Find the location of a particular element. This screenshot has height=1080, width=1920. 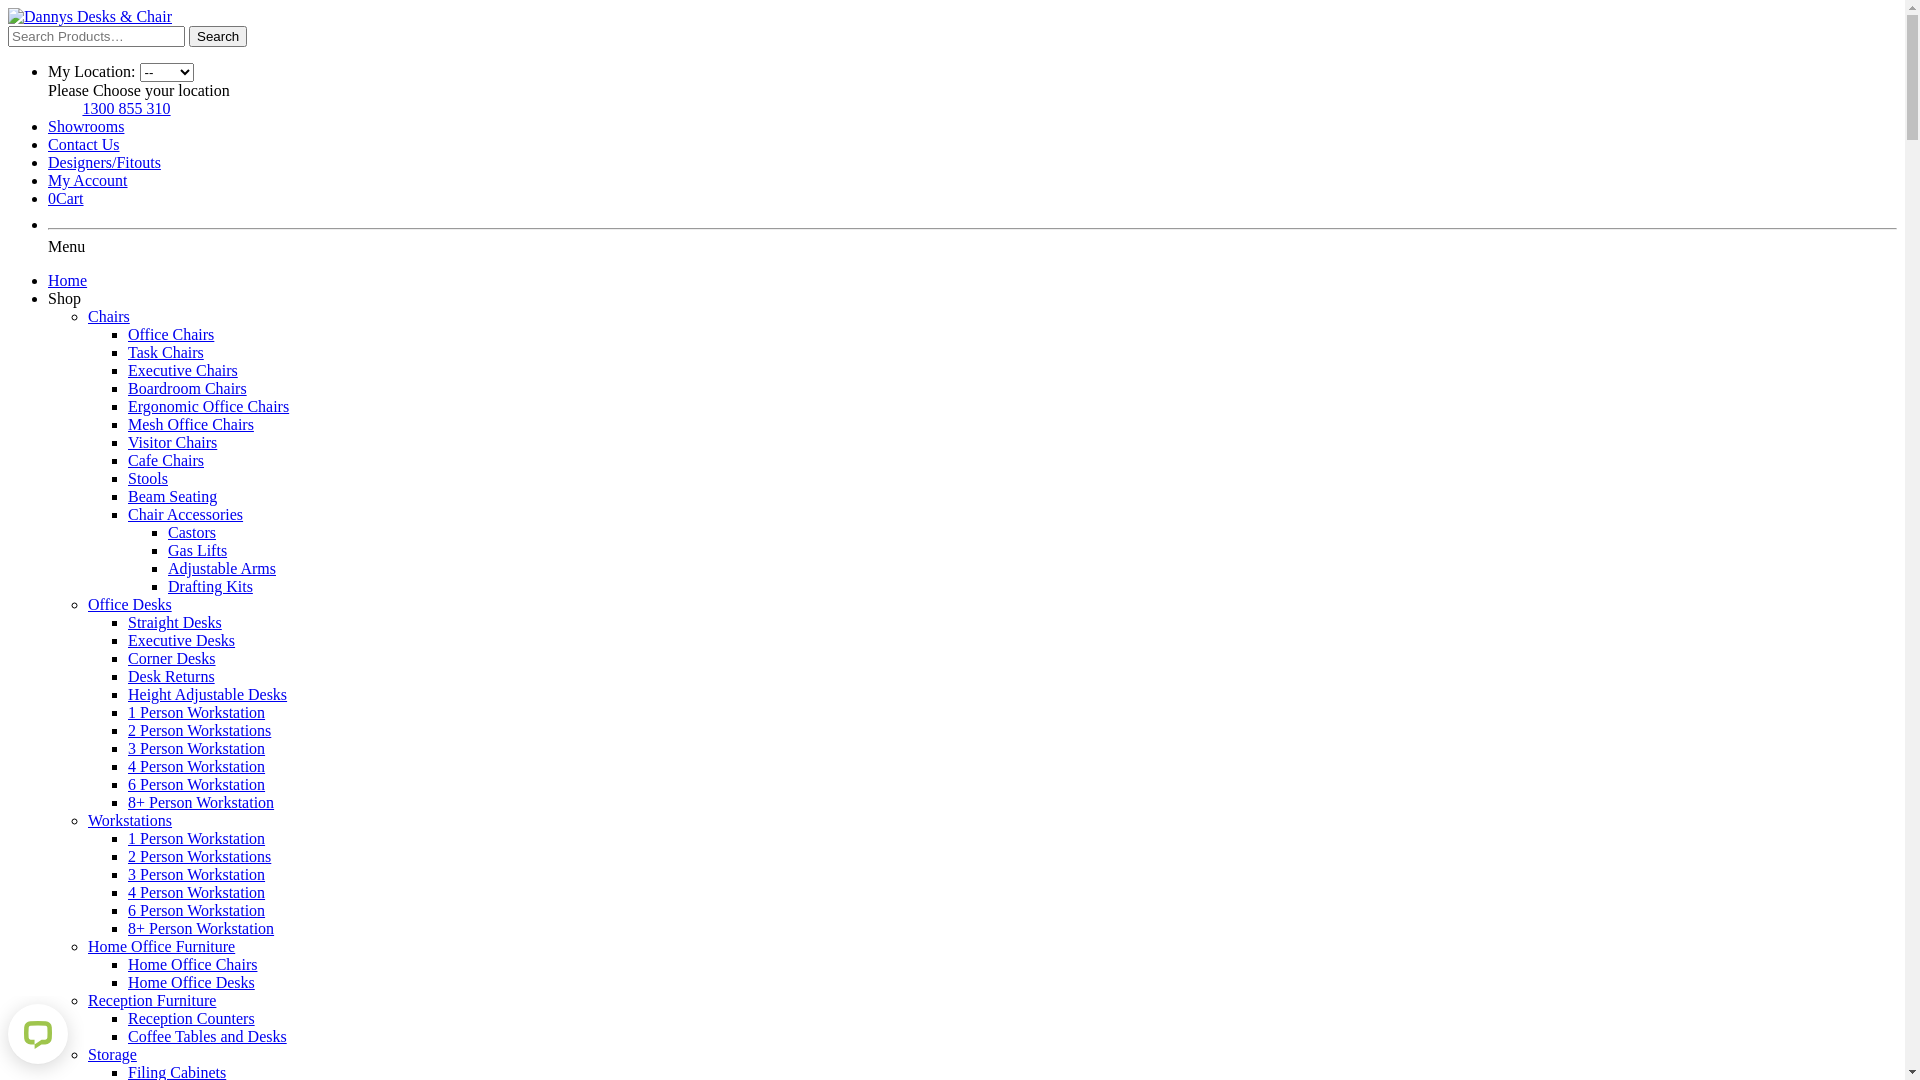

'Stools' is located at coordinates (147, 478).